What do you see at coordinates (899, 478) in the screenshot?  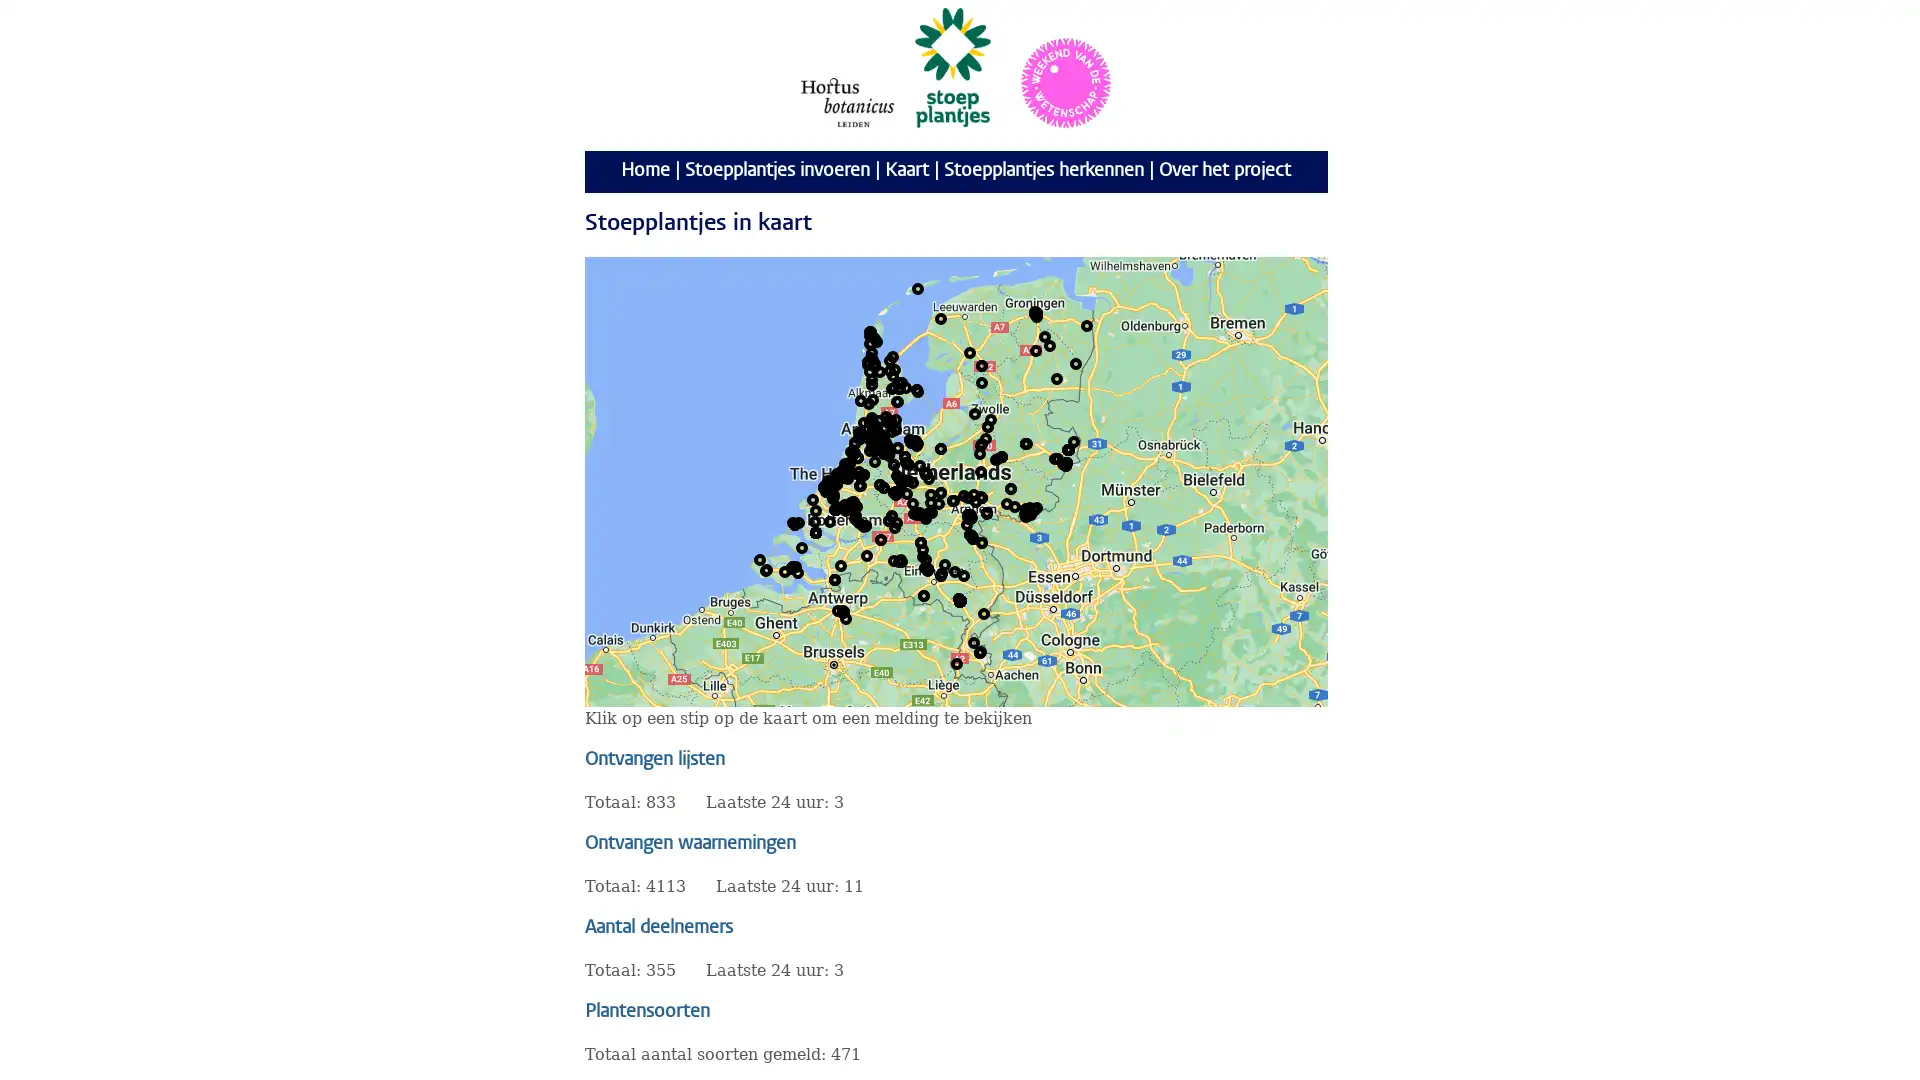 I see `Telling van op 12 april 2022` at bounding box center [899, 478].